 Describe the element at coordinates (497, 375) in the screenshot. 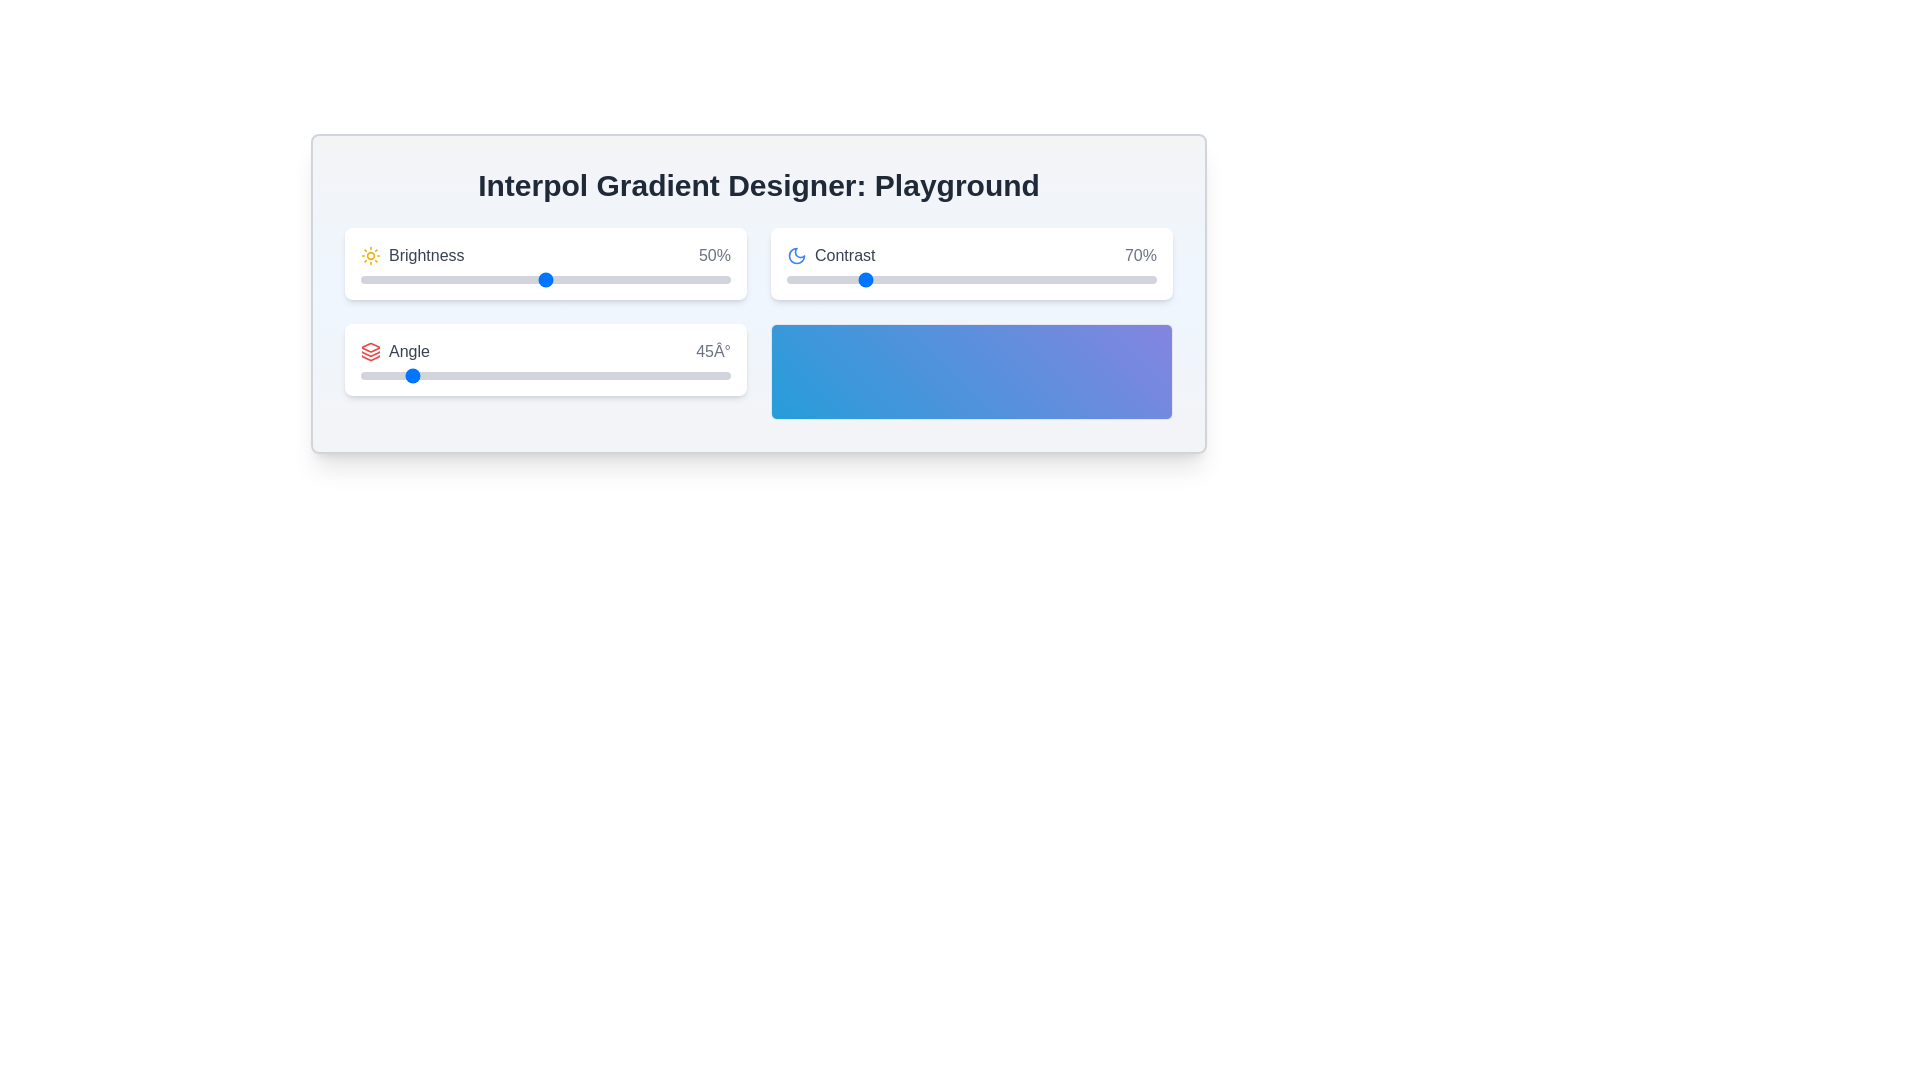

I see `the angle` at that location.